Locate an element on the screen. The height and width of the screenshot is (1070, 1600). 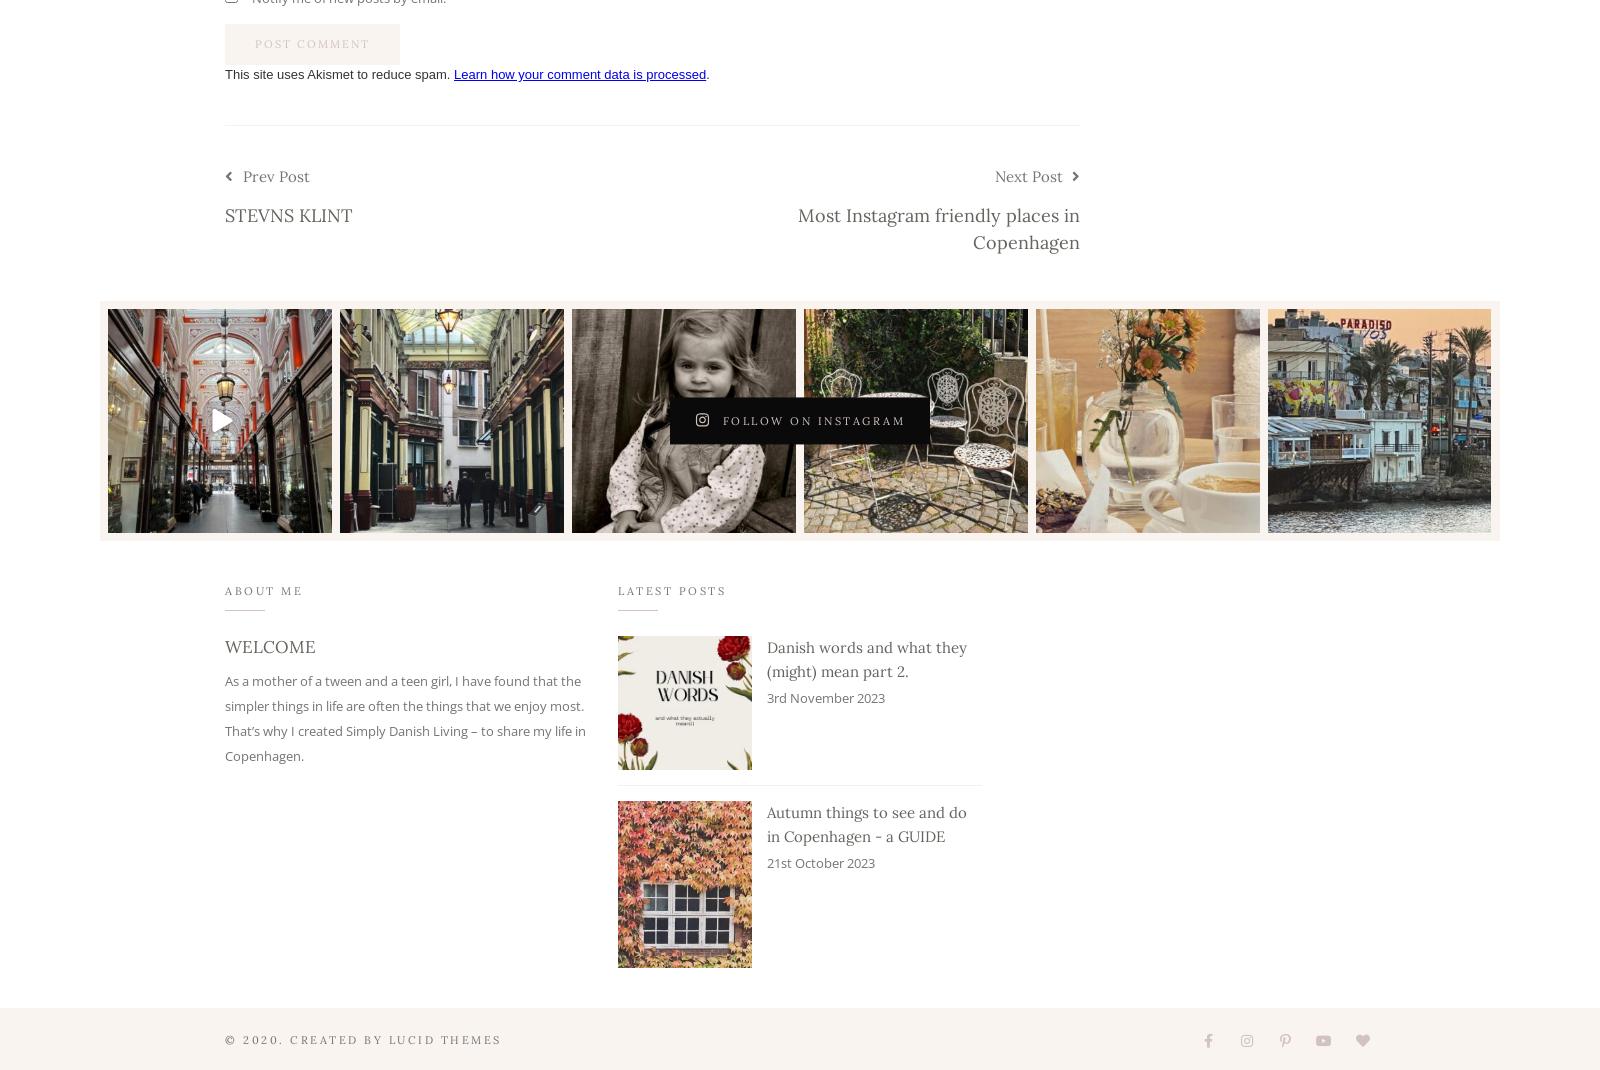
'As a mother of a tween and a teen girl, I have found that the simpler things in life are often the things that we enjoy most. That’s why I created Simply Danish Living – to share my life in Copenhagen.' is located at coordinates (224, 717).